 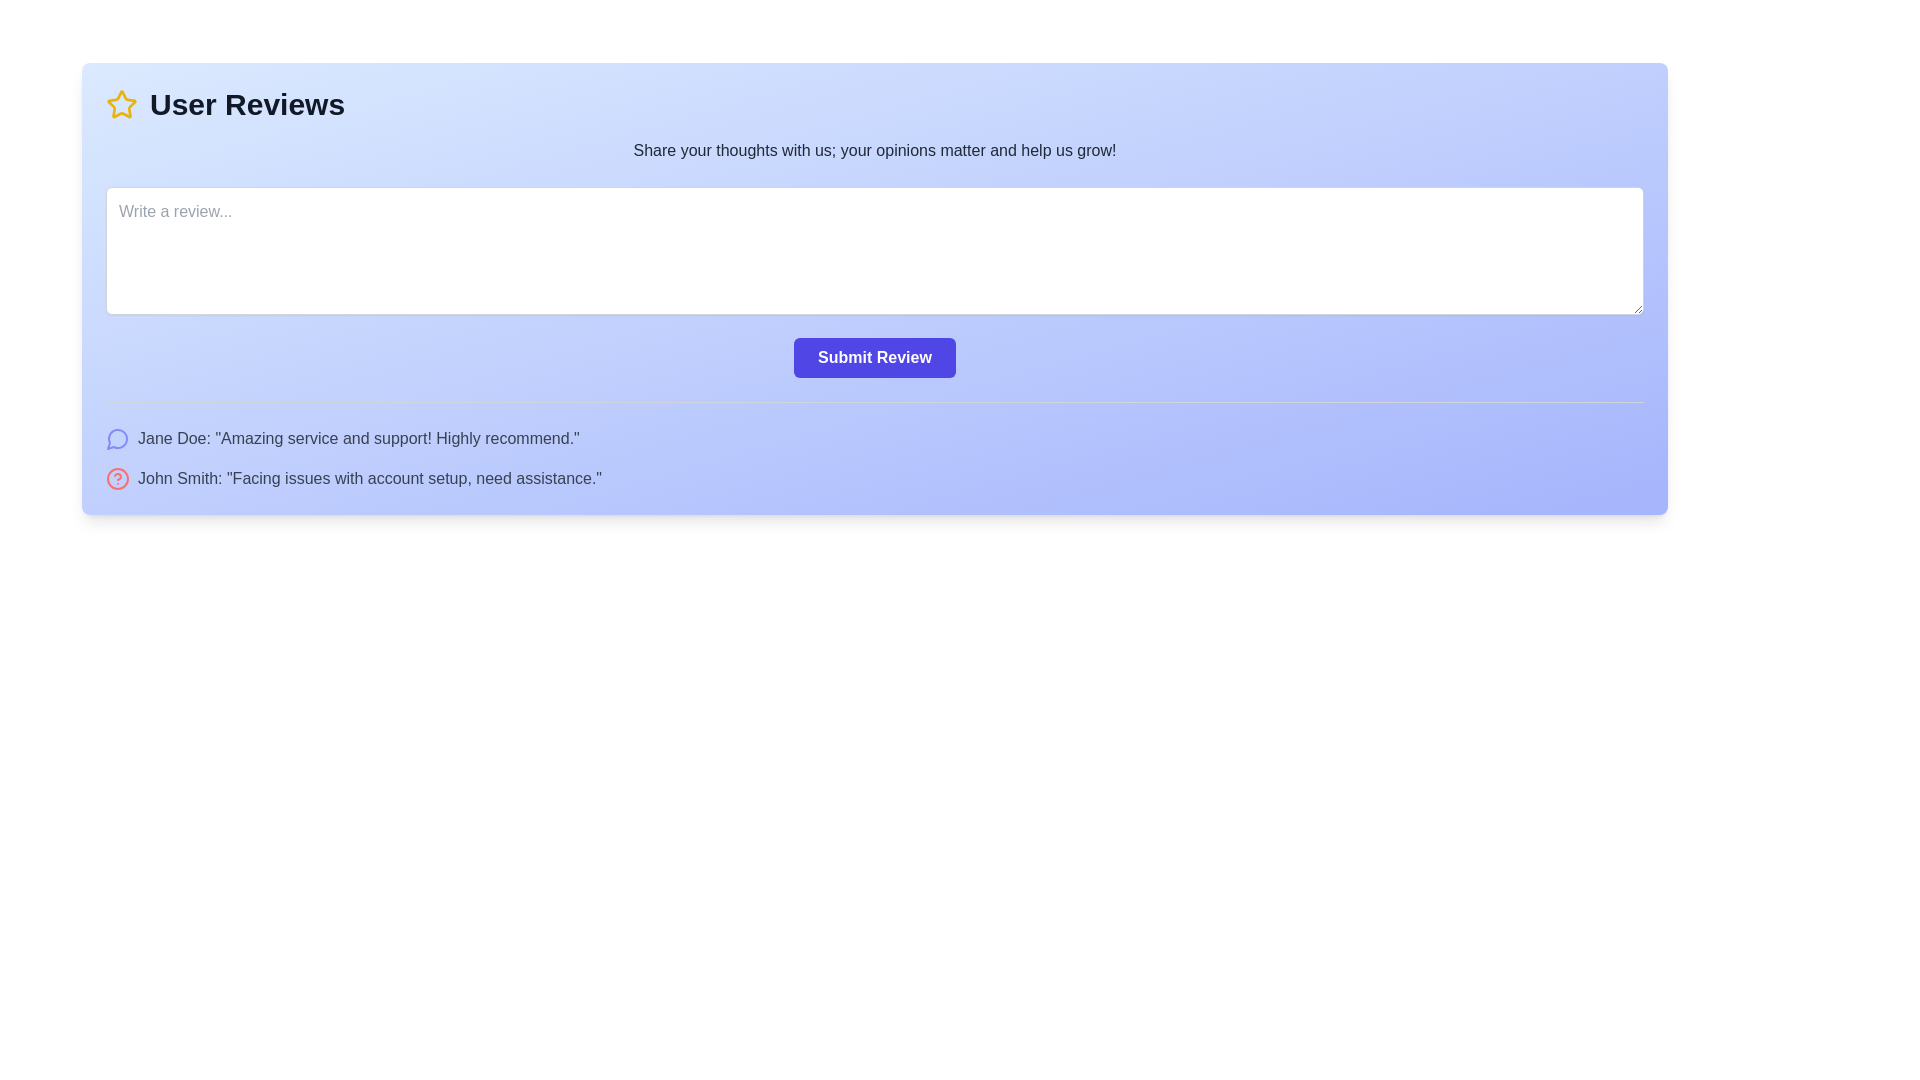 What do you see at coordinates (120, 104) in the screenshot?
I see `the star icon with a hollow shape and yellow outline located next to the title 'User Reviews' in the top-left area of the interface` at bounding box center [120, 104].